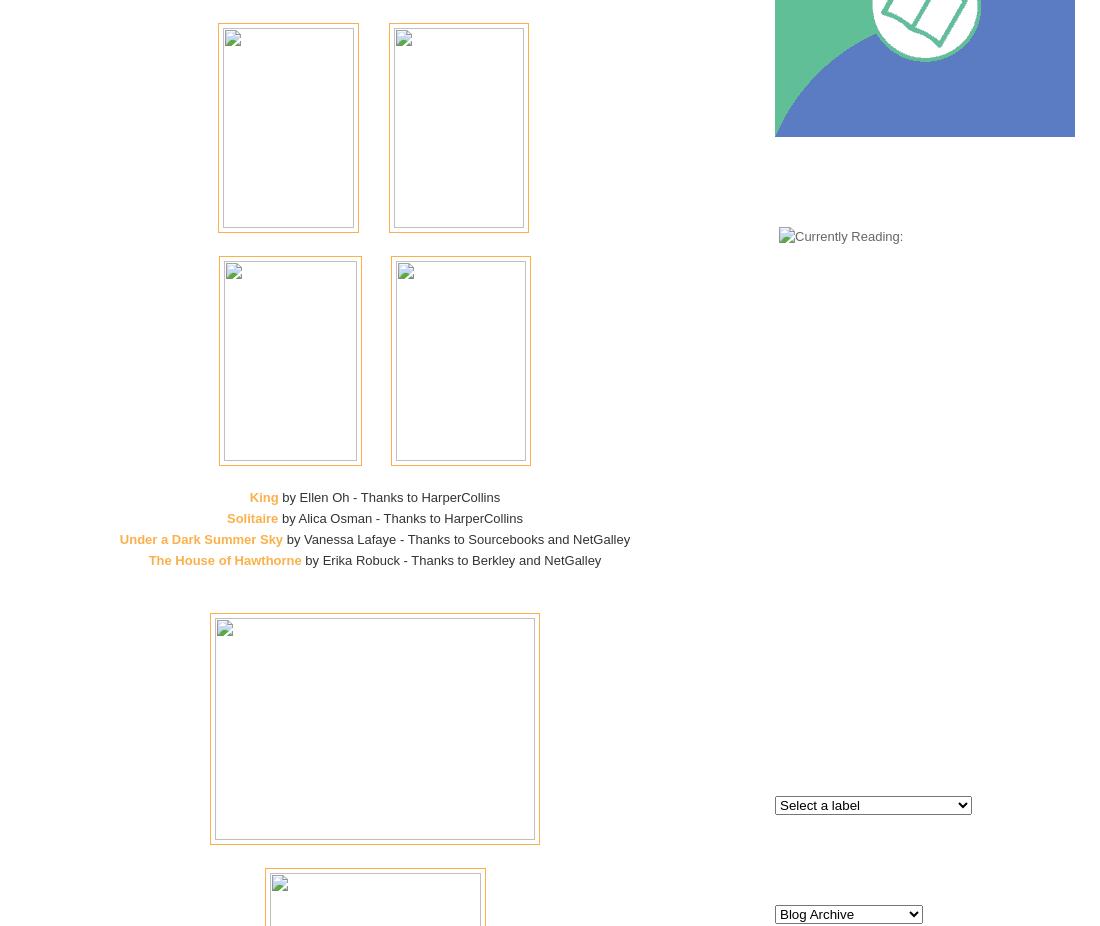 The width and height of the screenshot is (1100, 926). I want to click on 'Currently Reading:', so click(924, 191).